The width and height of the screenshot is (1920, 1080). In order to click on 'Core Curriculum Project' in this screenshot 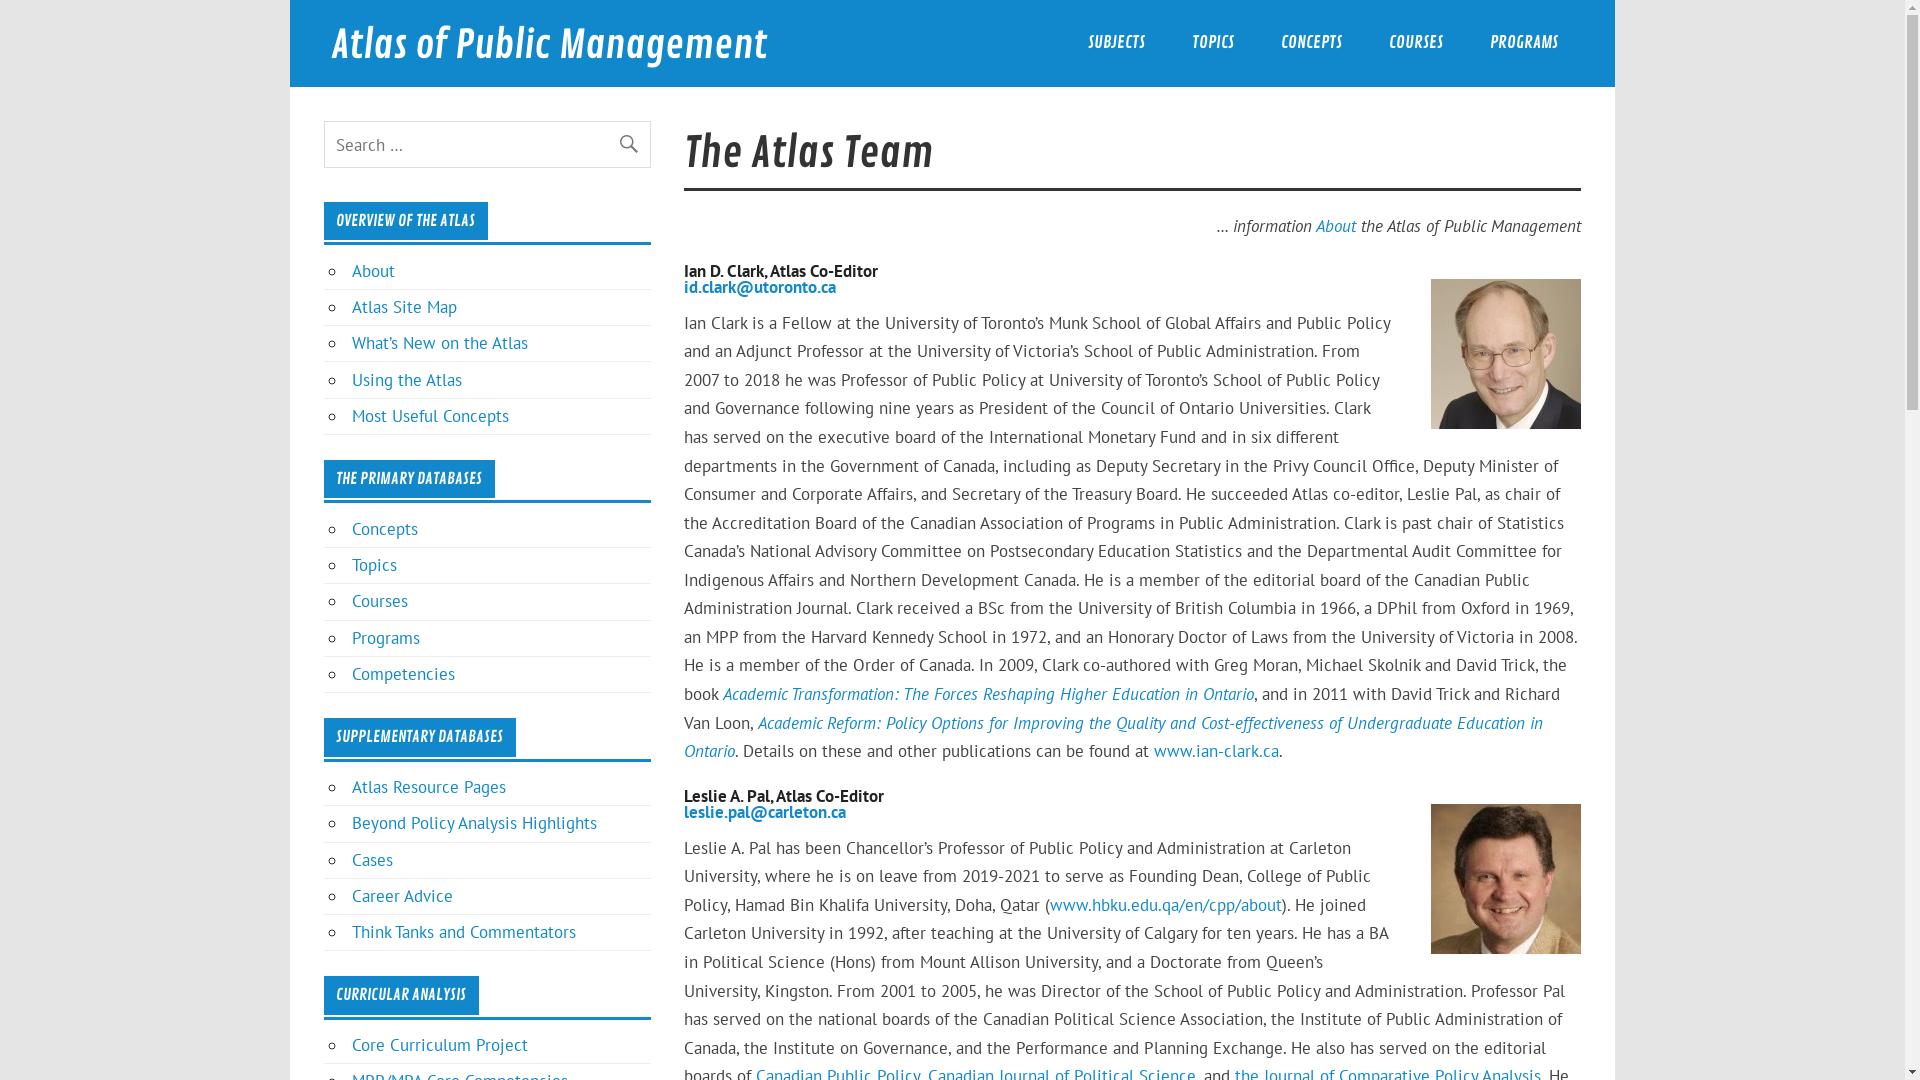, I will do `click(439, 1044)`.